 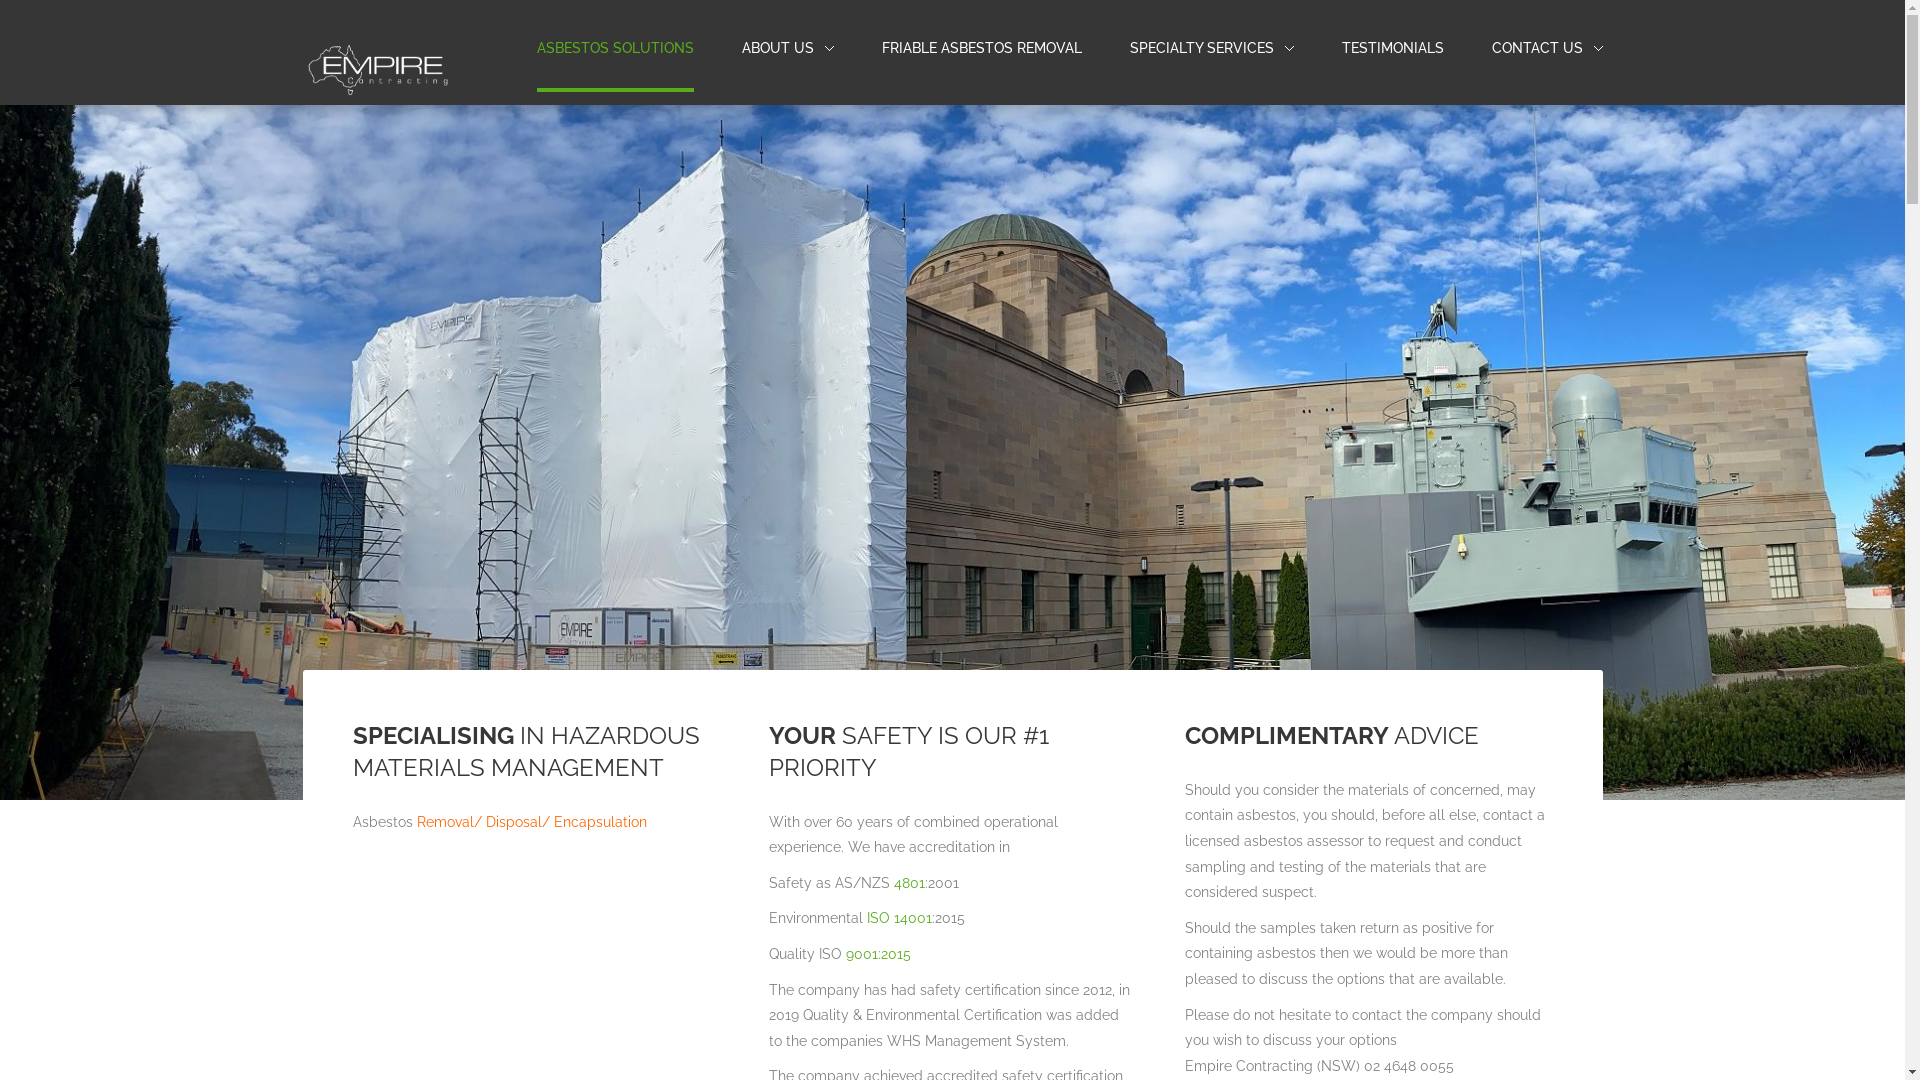 What do you see at coordinates (776, 46) in the screenshot?
I see `'ABOUT US'` at bounding box center [776, 46].